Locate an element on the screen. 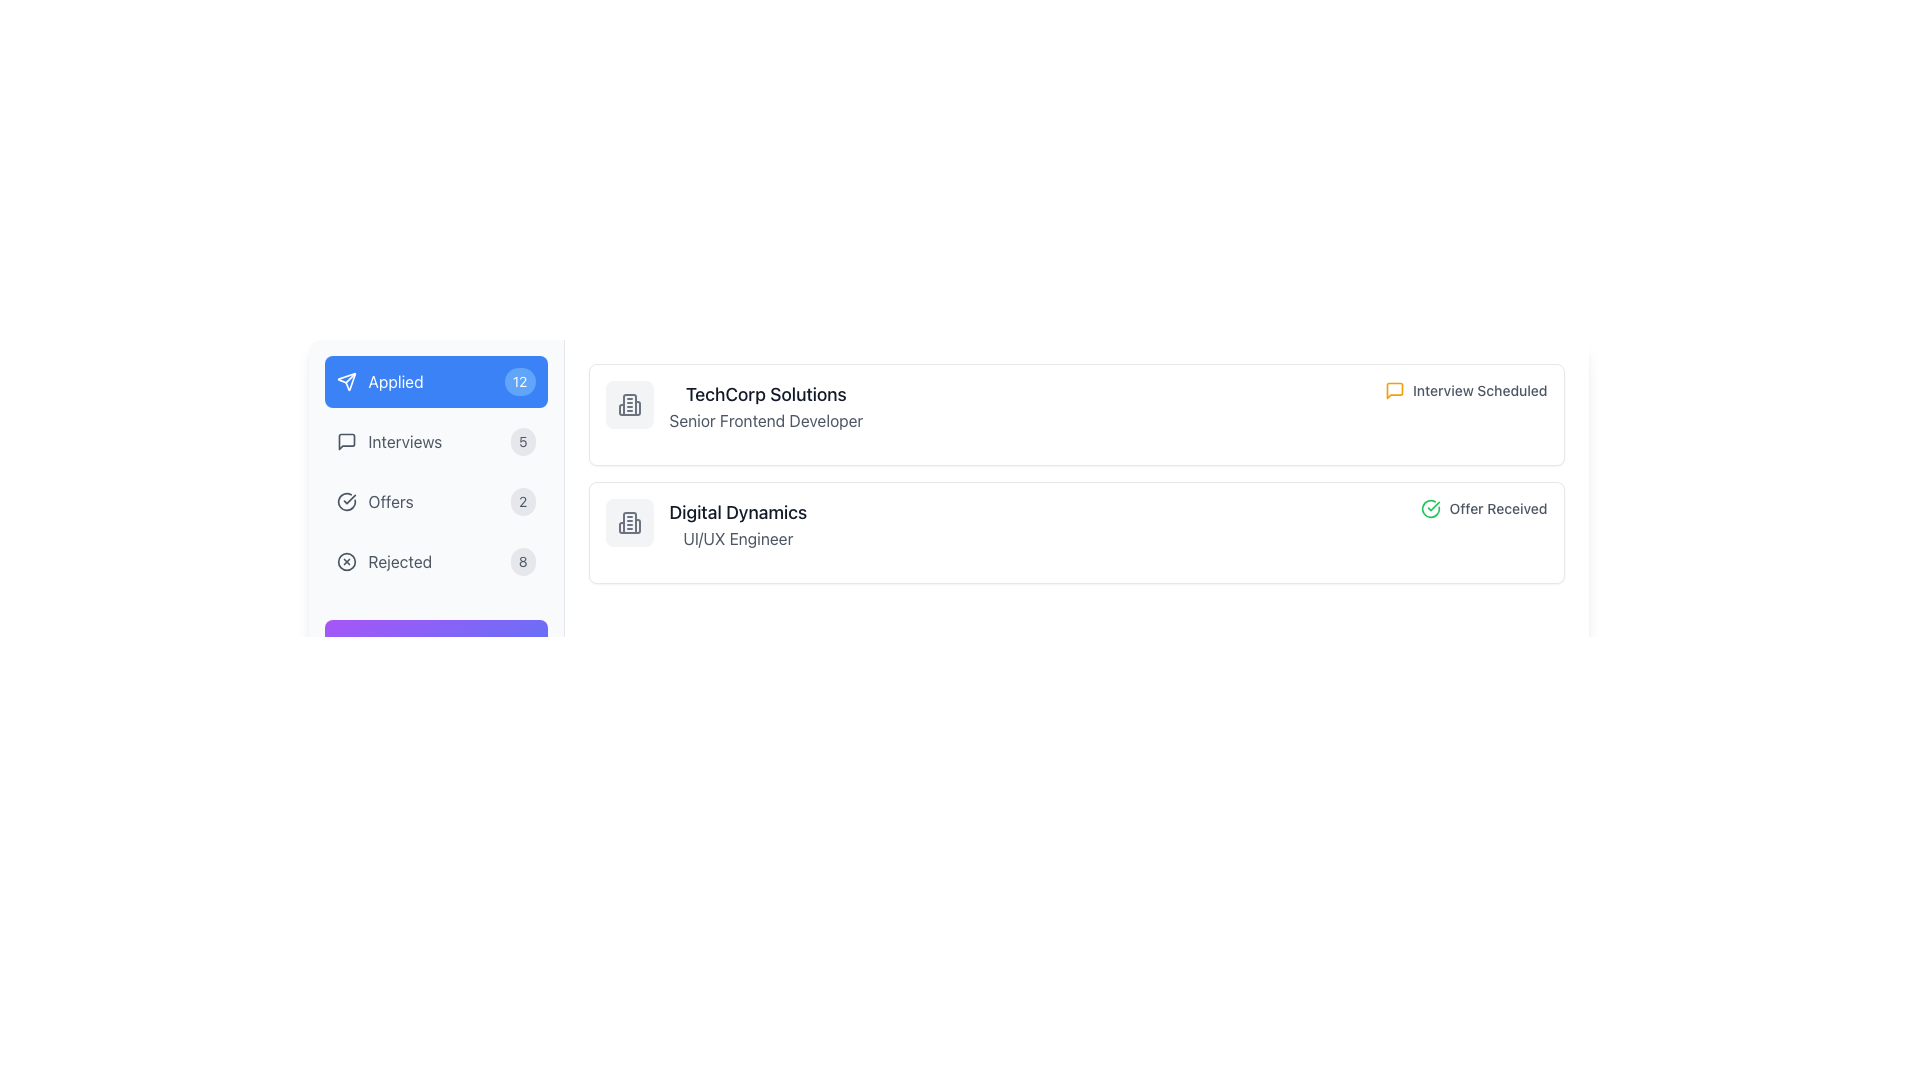  the gray speech bubble icon located to the left of the 'Interviews' text in the navigation sidebar is located at coordinates (346, 441).